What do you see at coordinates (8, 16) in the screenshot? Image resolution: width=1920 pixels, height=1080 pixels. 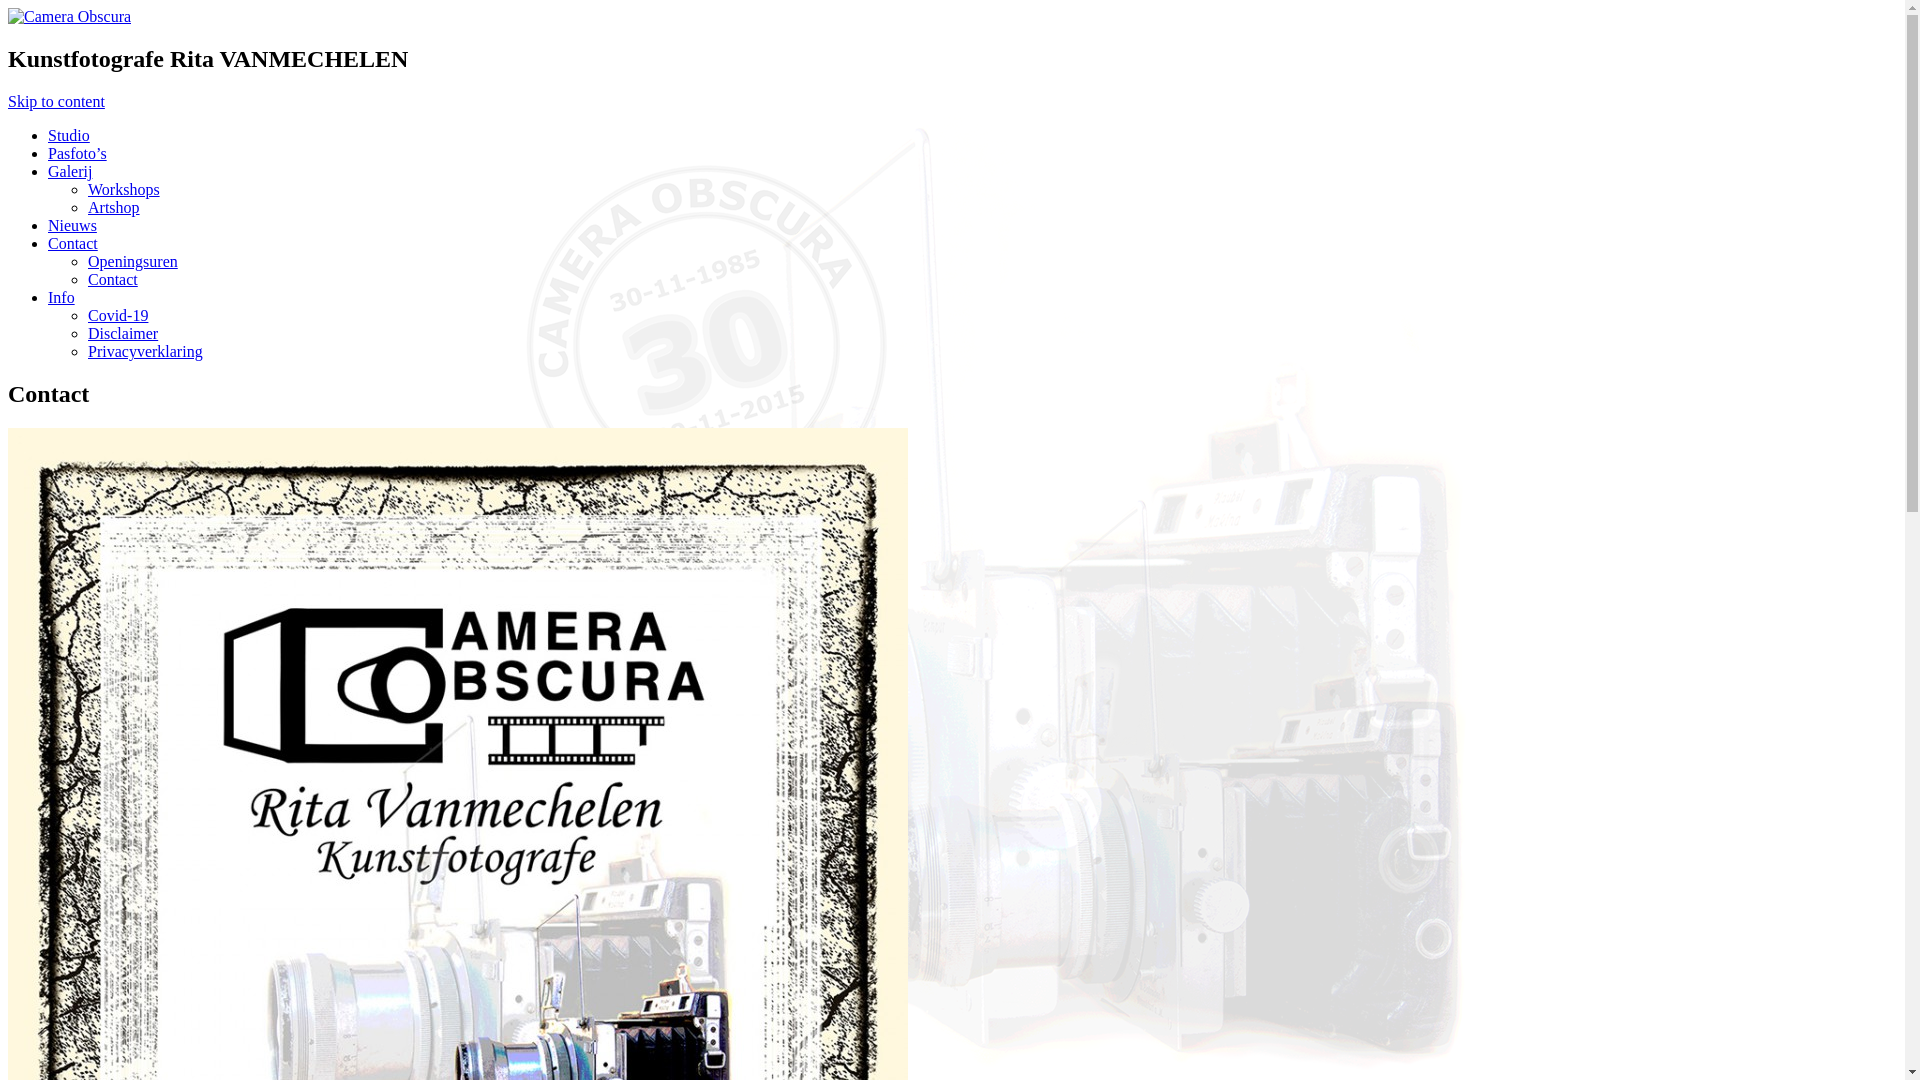 I see `'Camera Obscura'` at bounding box center [8, 16].